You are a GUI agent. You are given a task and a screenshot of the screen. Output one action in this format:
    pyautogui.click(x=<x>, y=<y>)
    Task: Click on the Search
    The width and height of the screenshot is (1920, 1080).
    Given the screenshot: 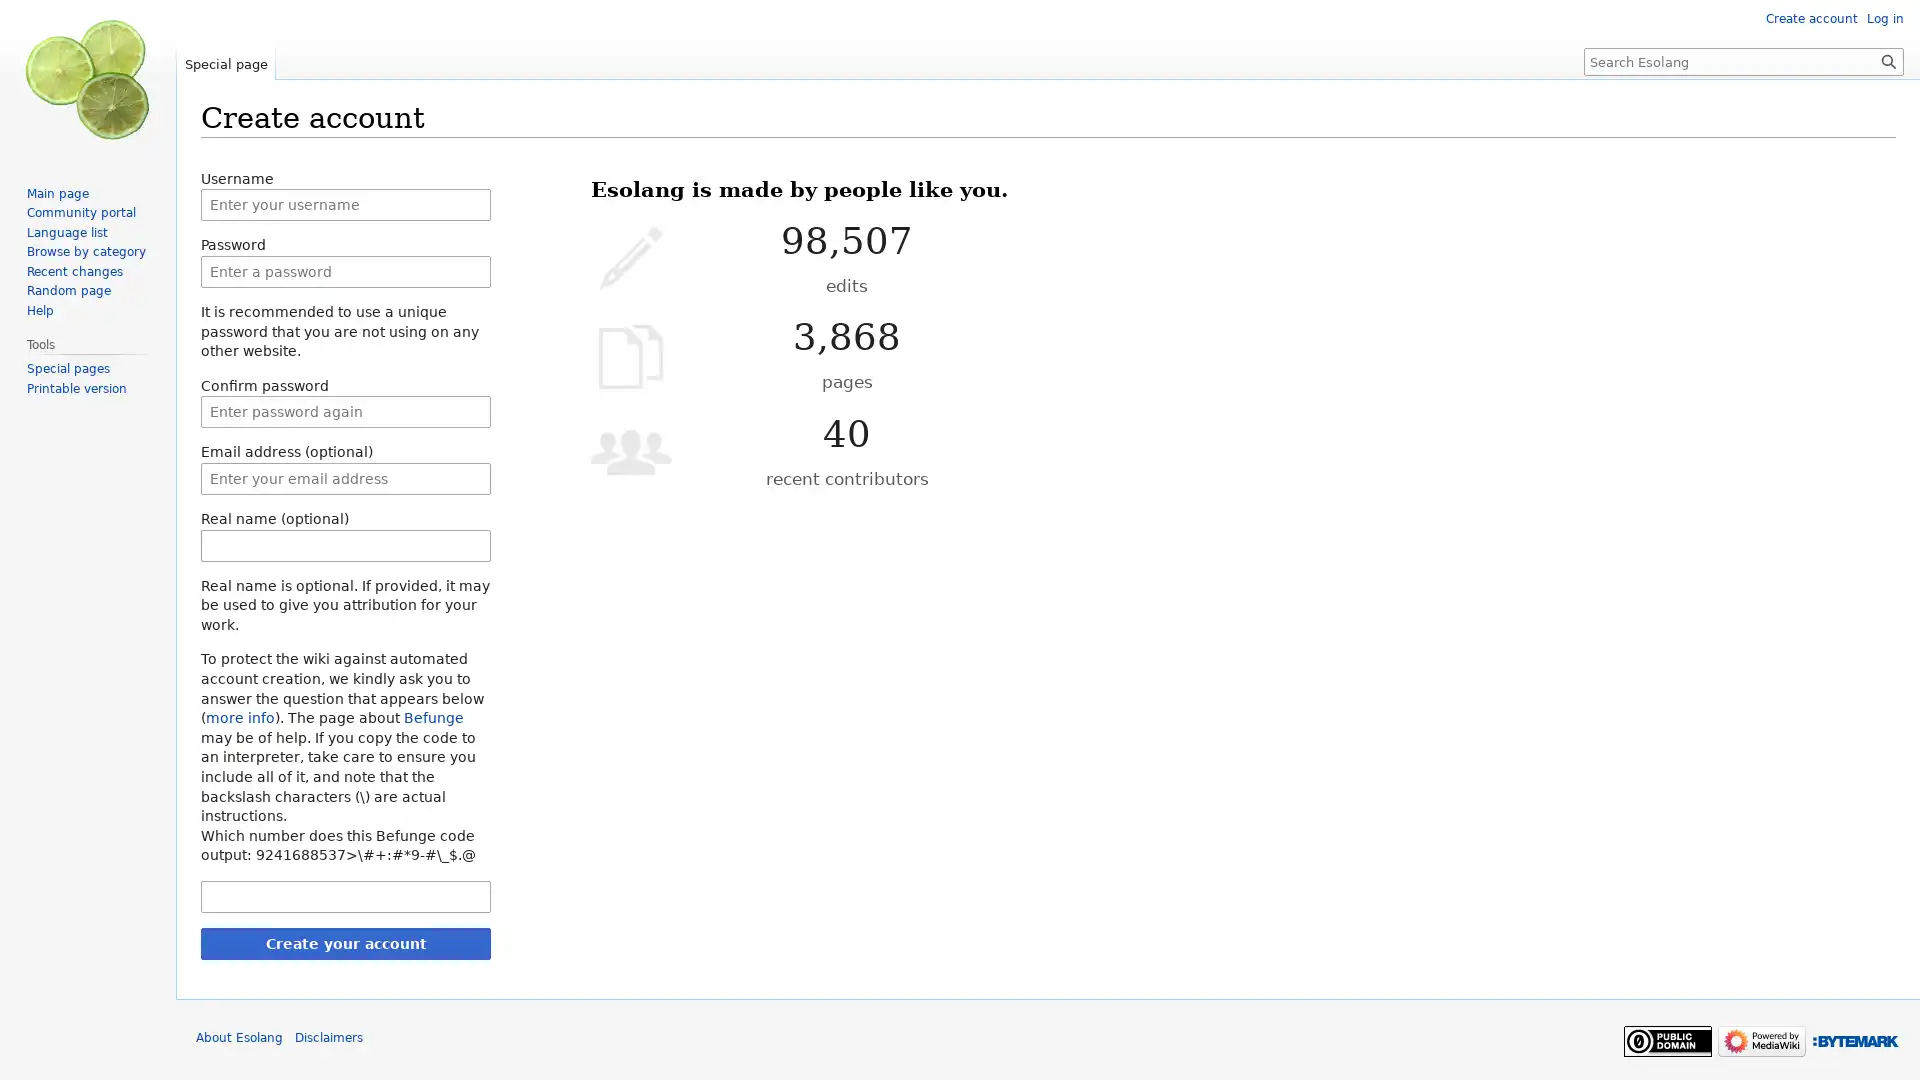 What is the action you would take?
    pyautogui.click(x=1888, y=60)
    